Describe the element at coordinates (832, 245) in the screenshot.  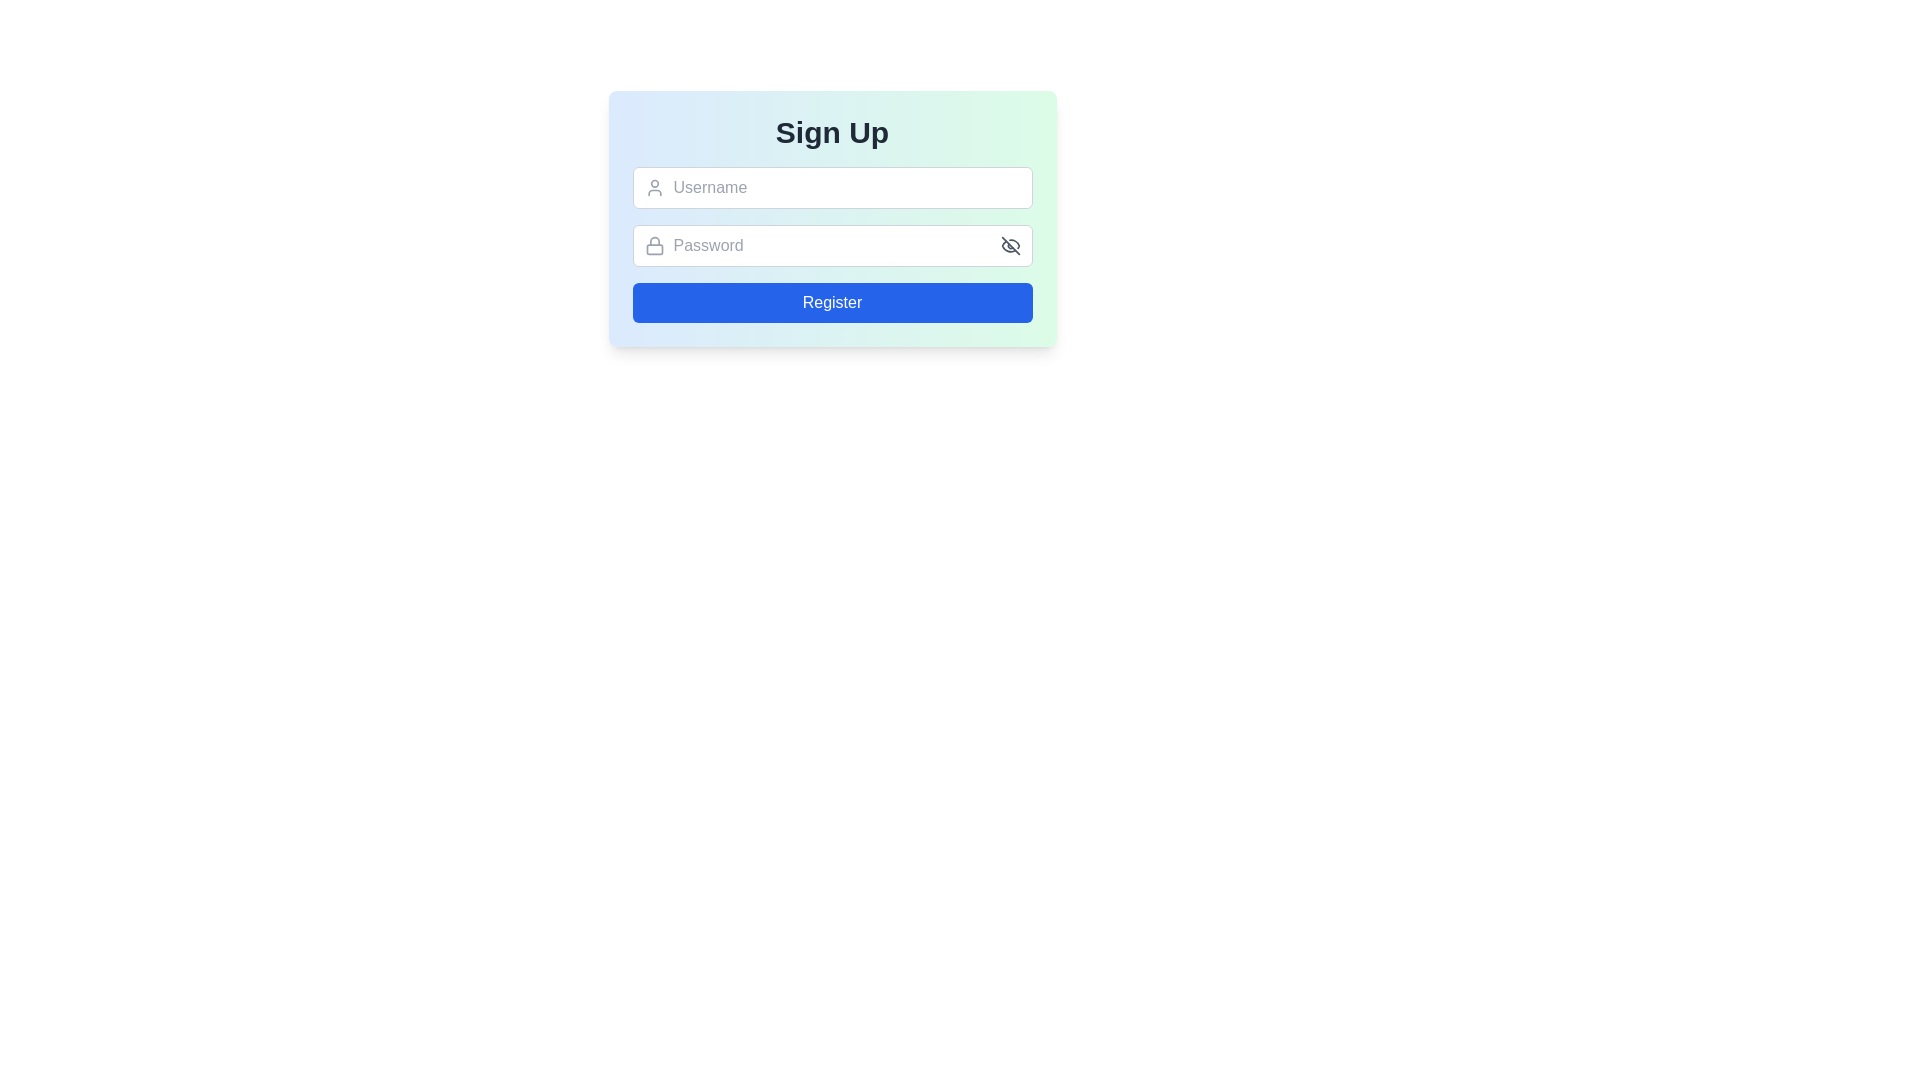
I see `the password input field located below the 'Username' input and above the 'Register' button to focus and type a password` at that location.